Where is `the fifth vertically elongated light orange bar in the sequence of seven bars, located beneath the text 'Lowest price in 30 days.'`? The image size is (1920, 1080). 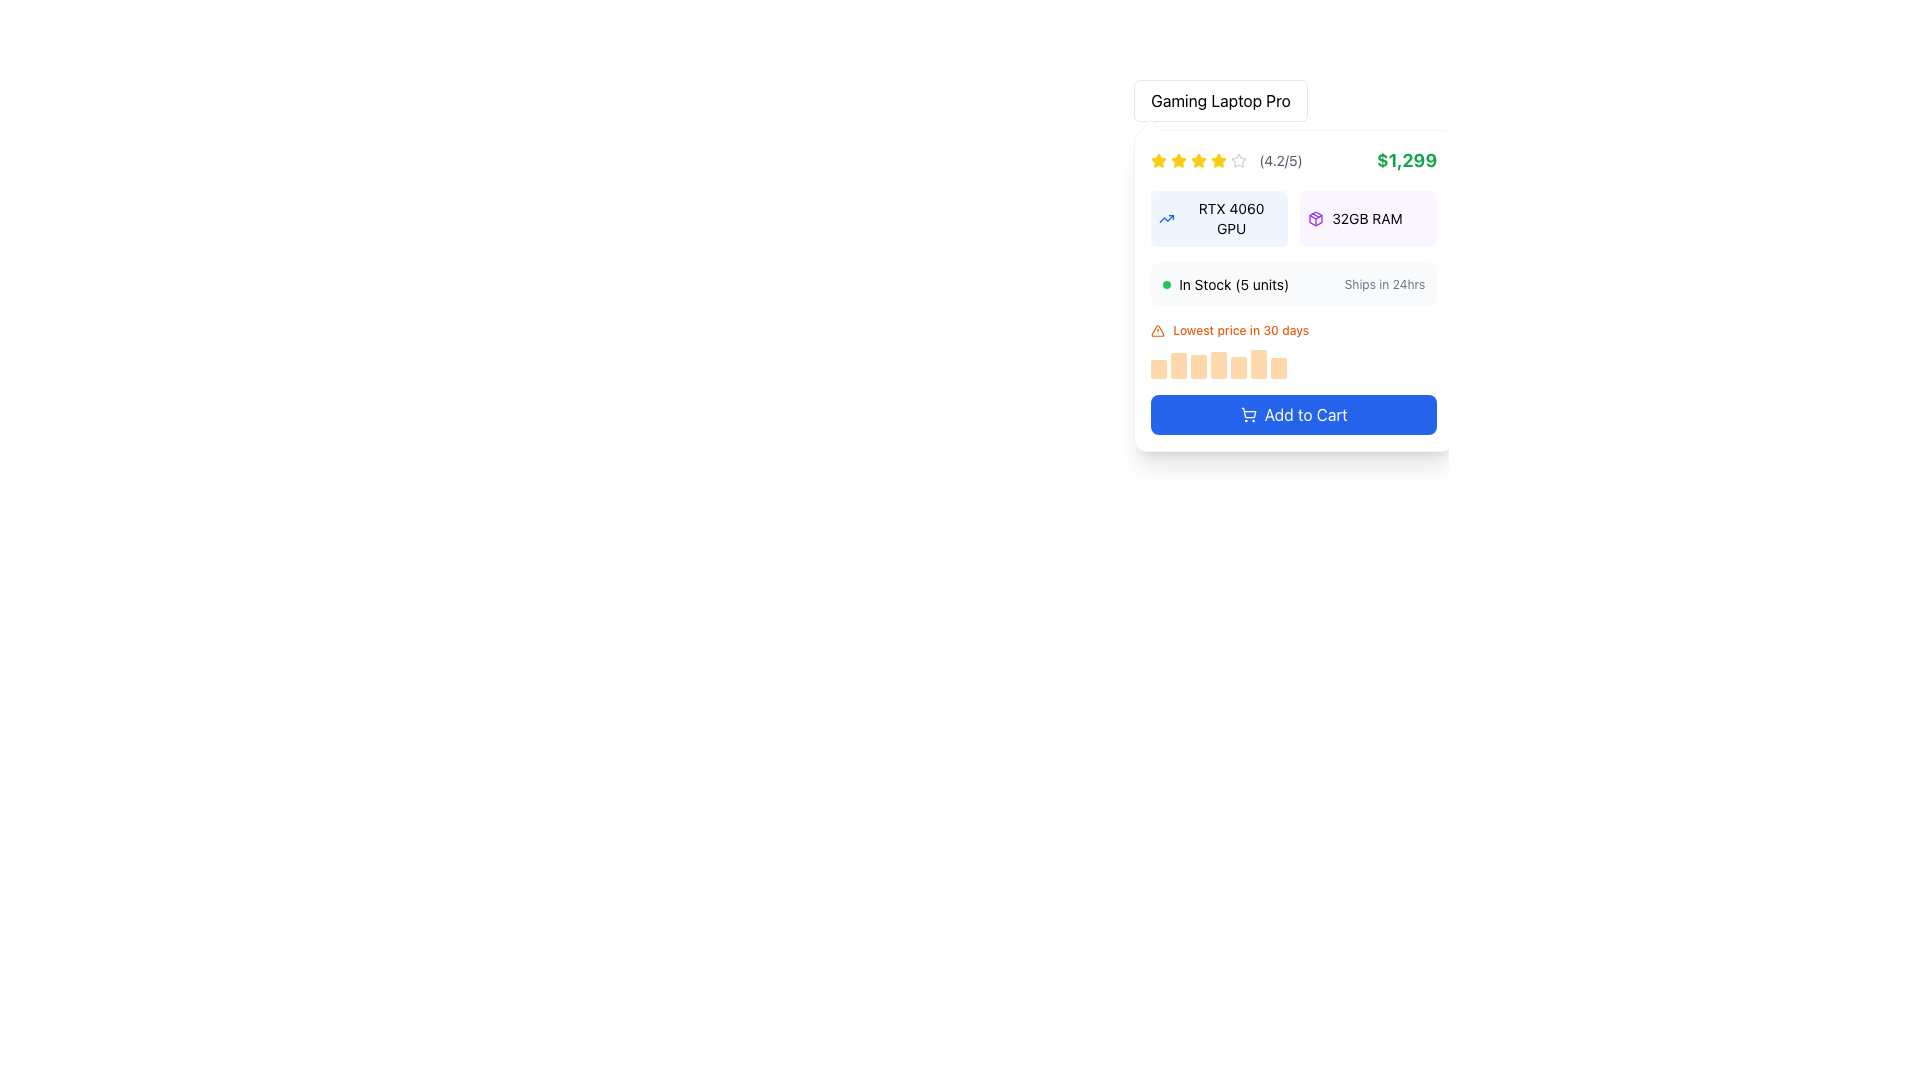 the fifth vertically elongated light orange bar in the sequence of seven bars, located beneath the text 'Lowest price in 30 days.' is located at coordinates (1238, 367).